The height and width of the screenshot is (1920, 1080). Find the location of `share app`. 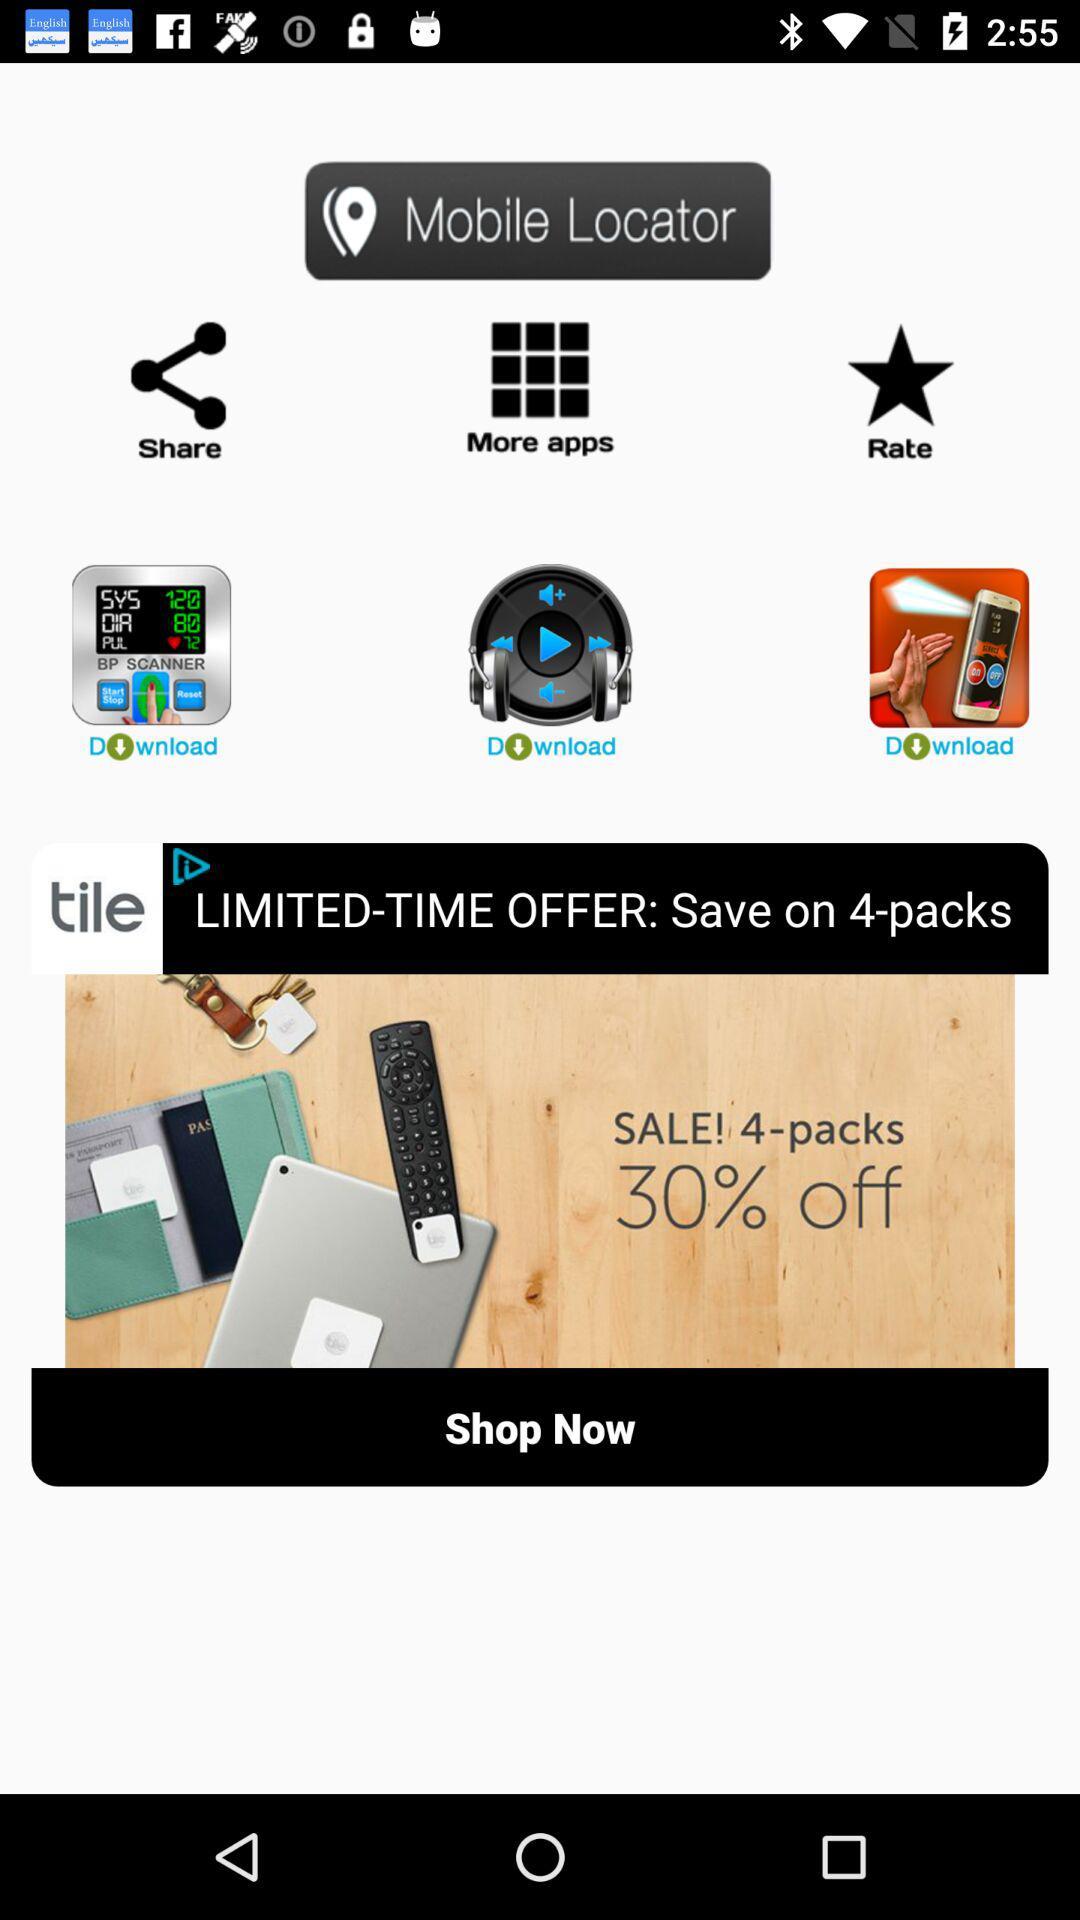

share app is located at coordinates (180, 391).